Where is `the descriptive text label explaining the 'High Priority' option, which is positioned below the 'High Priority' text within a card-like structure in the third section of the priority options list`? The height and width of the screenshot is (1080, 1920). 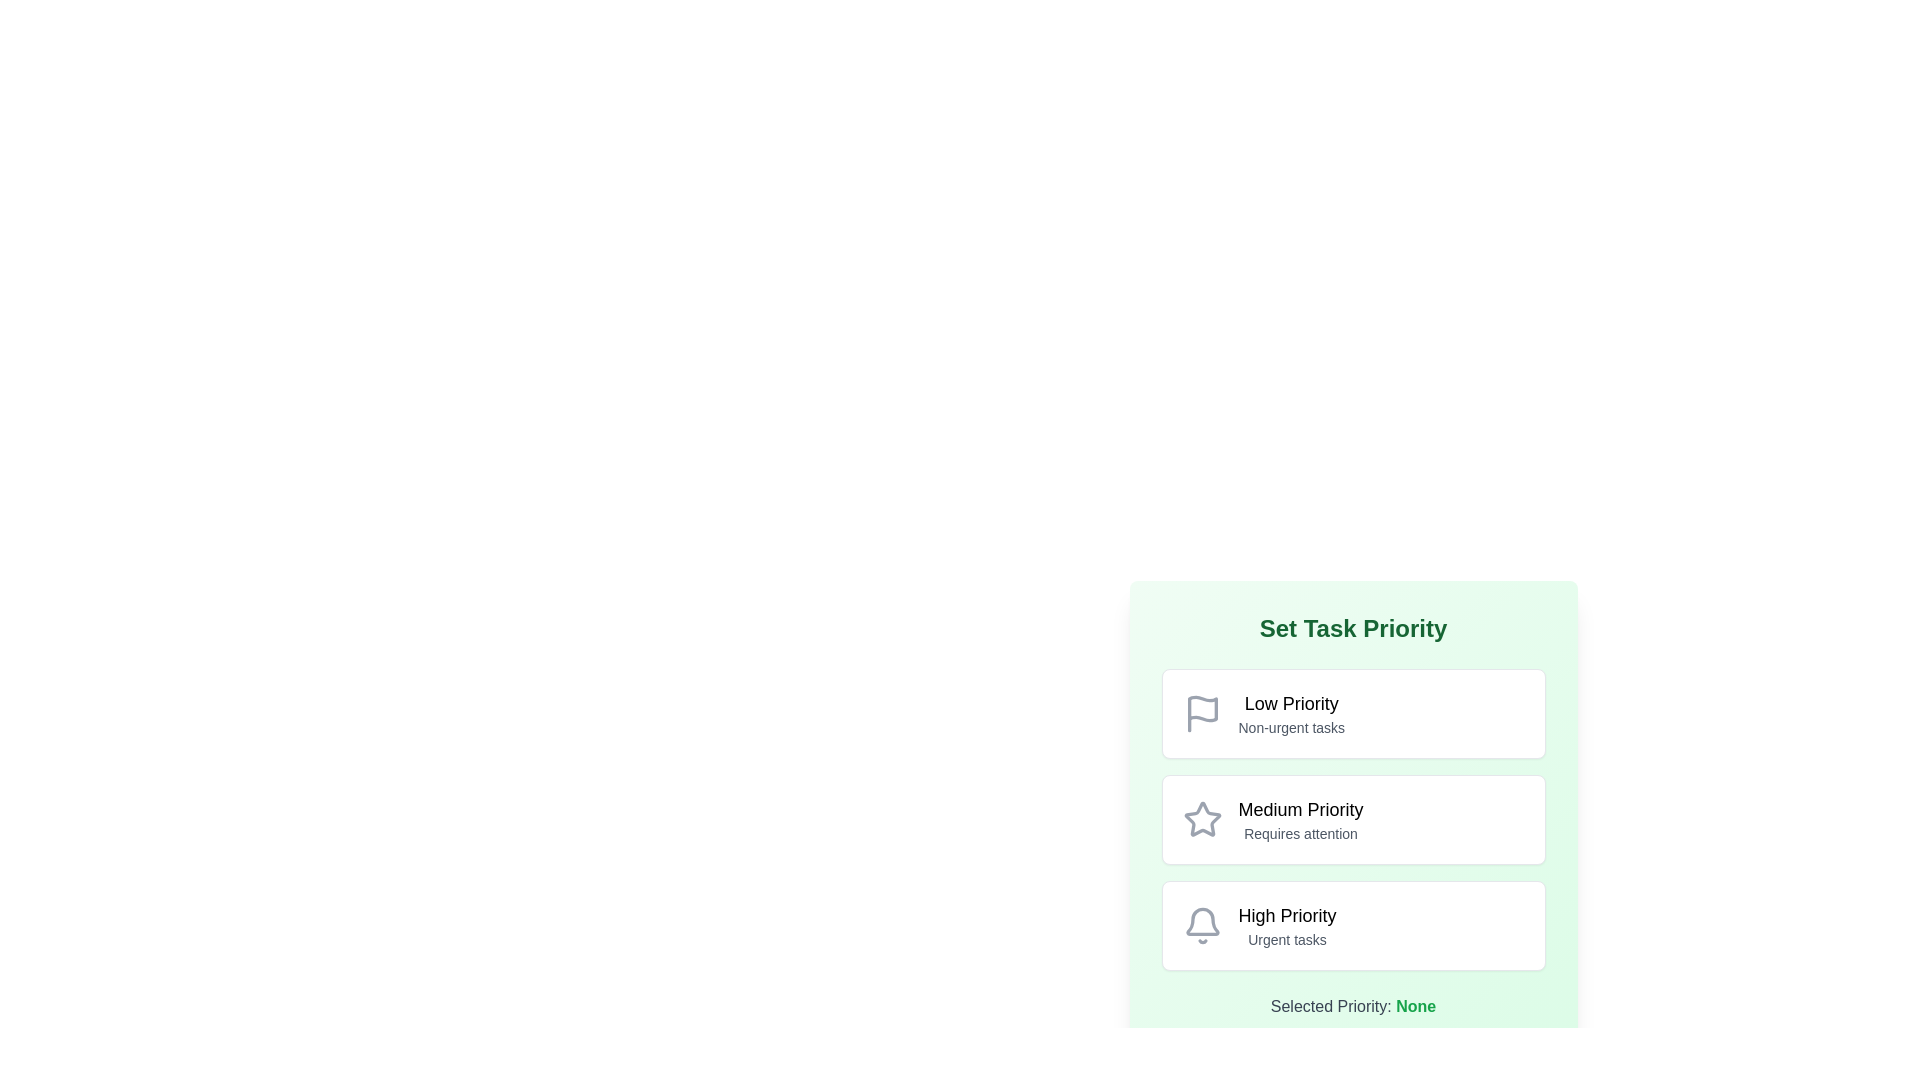
the descriptive text label explaining the 'High Priority' option, which is positioned below the 'High Priority' text within a card-like structure in the third section of the priority options list is located at coordinates (1287, 940).